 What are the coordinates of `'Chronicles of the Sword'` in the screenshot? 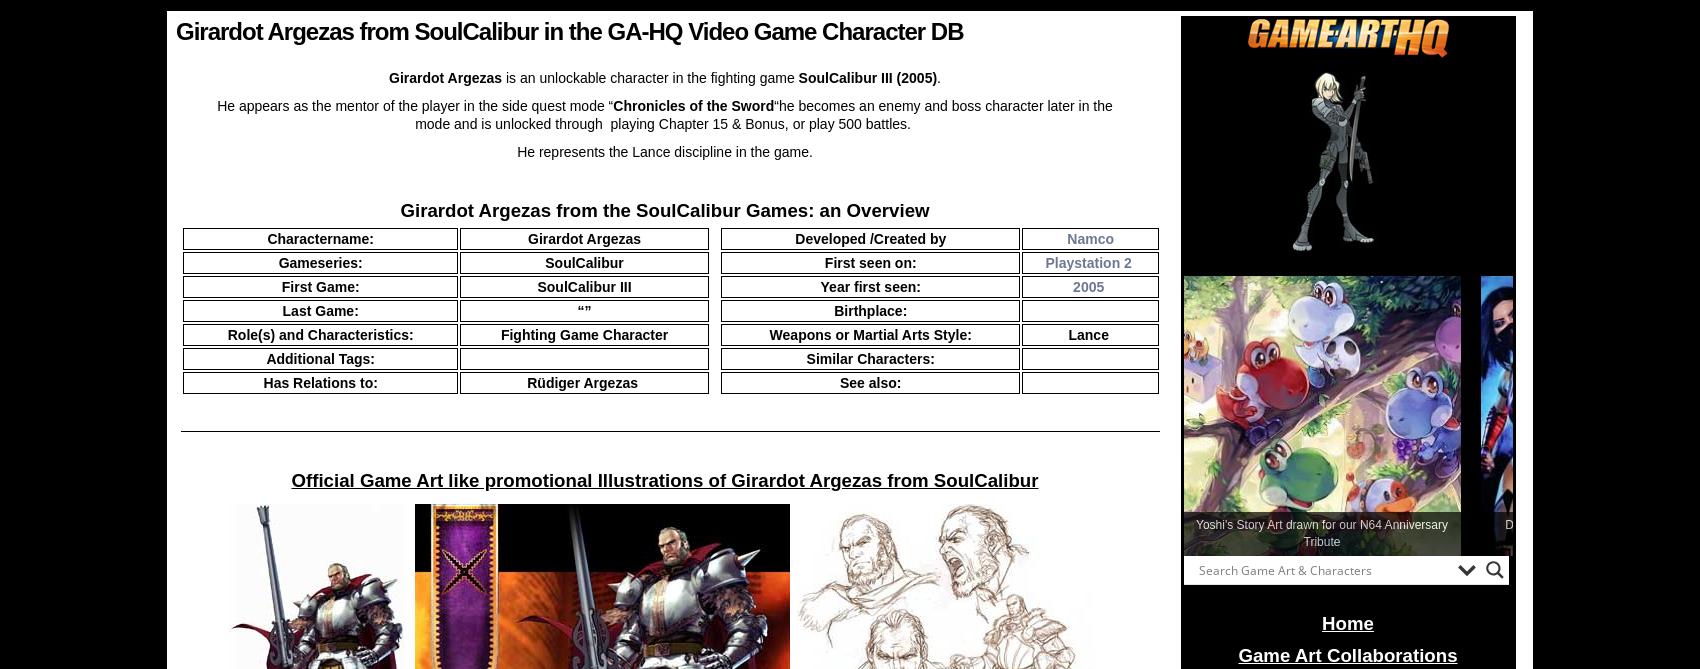 It's located at (693, 105).